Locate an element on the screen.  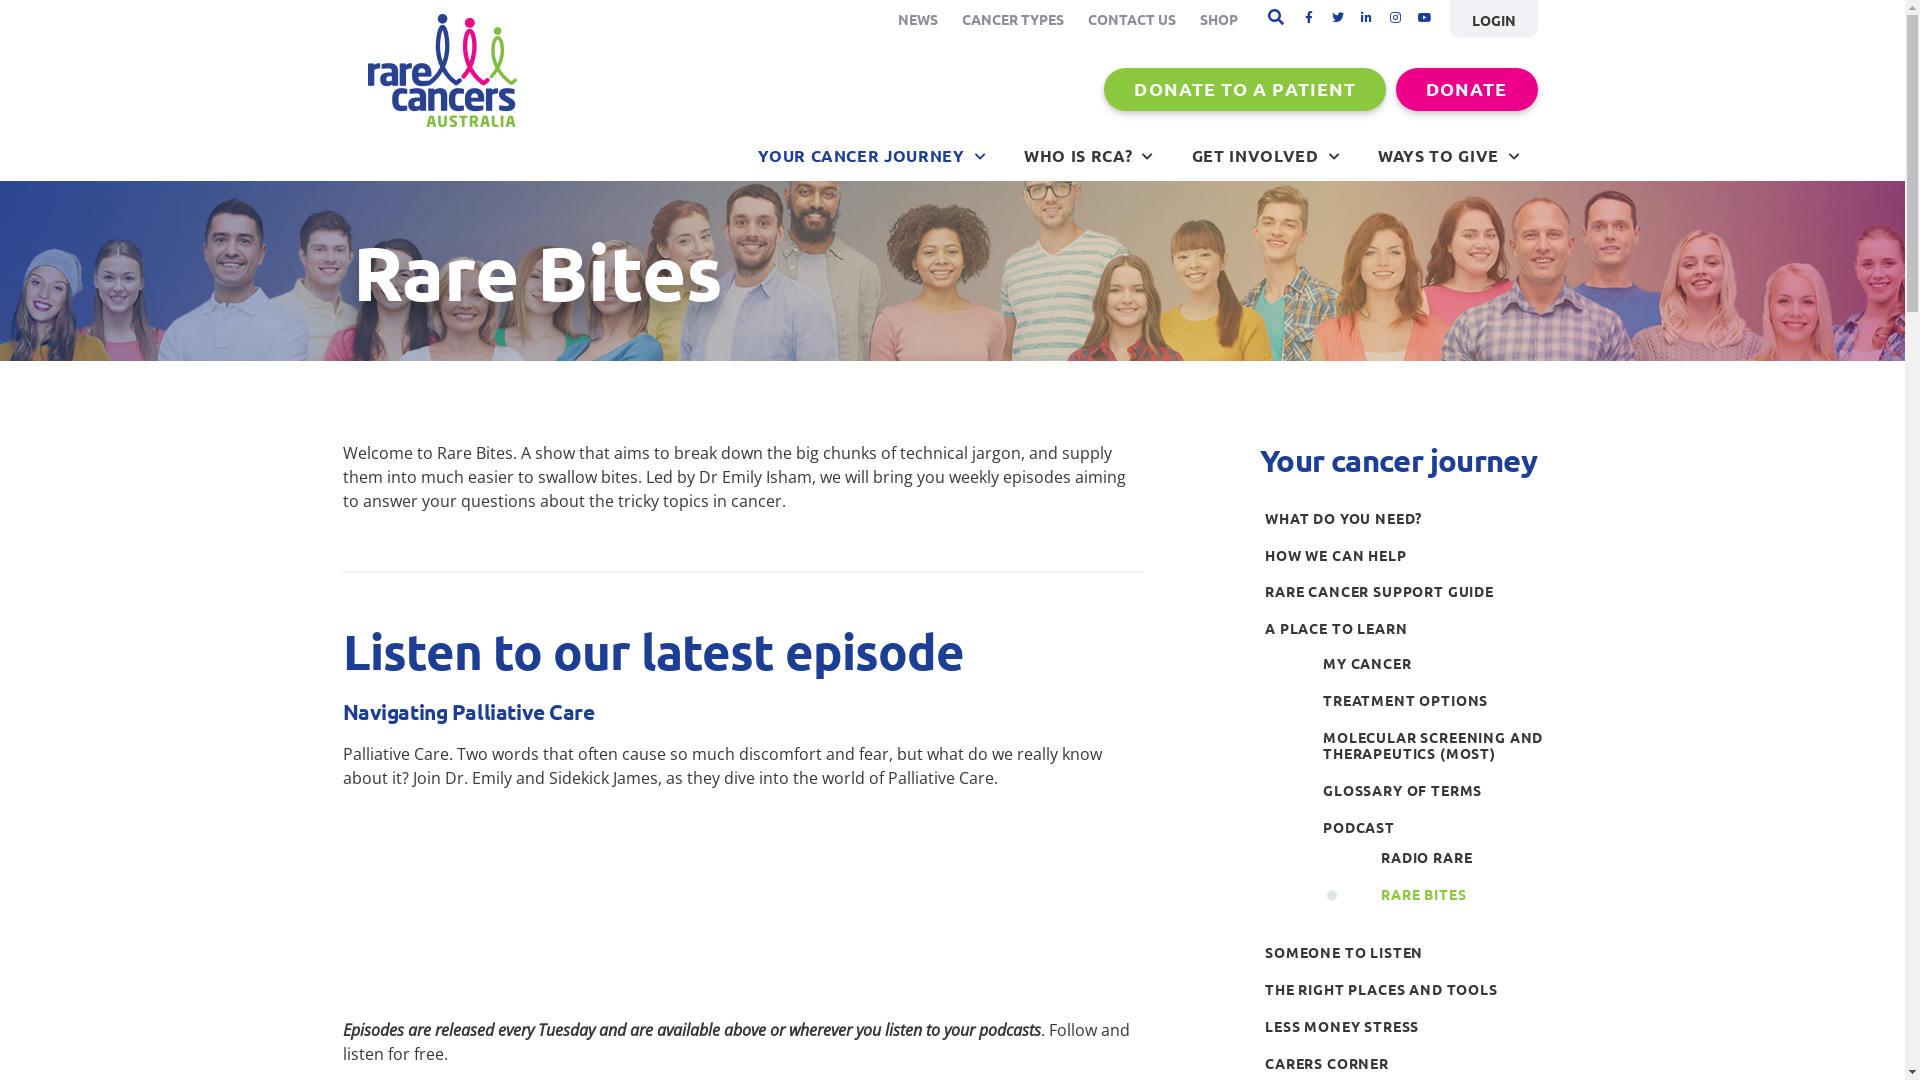
'DONATE' is located at coordinates (1466, 88).